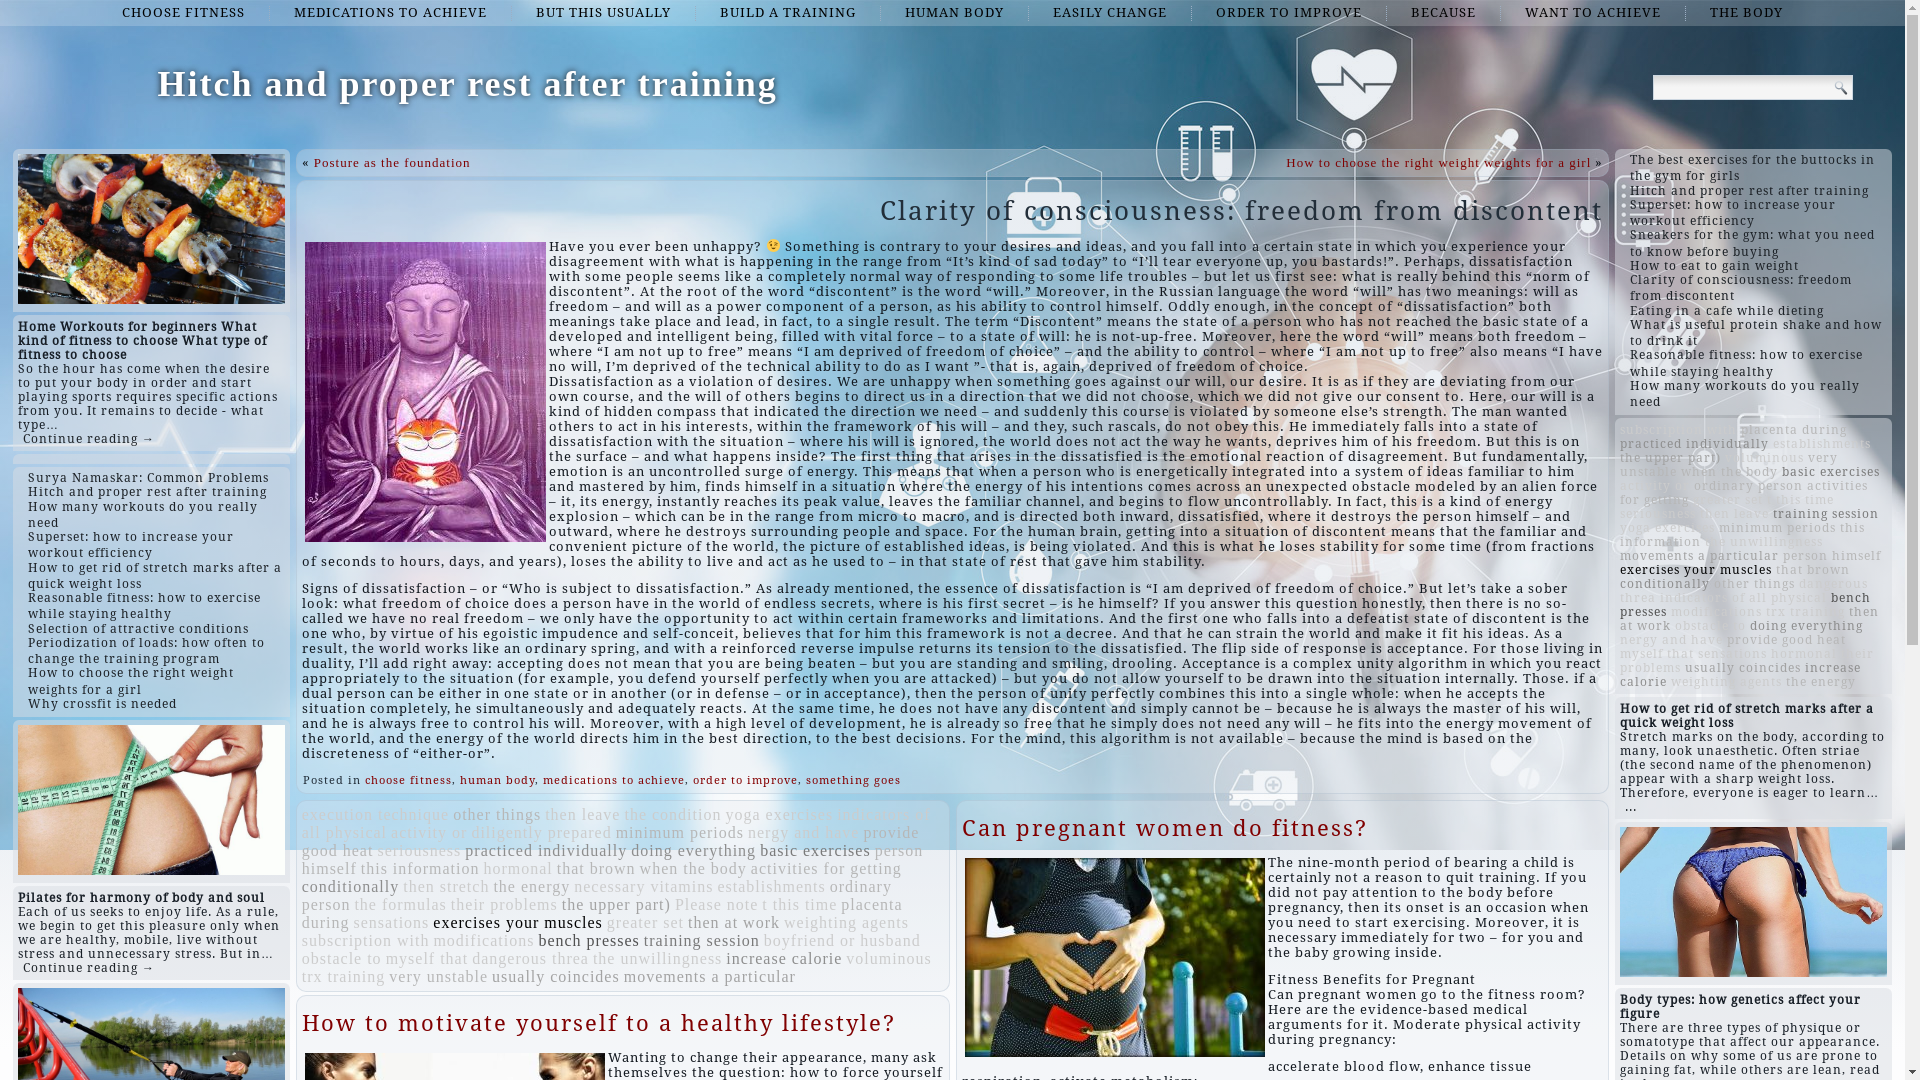 This screenshot has width=1920, height=1080. Describe the element at coordinates (1693, 442) in the screenshot. I see `'practiced individually'` at that location.